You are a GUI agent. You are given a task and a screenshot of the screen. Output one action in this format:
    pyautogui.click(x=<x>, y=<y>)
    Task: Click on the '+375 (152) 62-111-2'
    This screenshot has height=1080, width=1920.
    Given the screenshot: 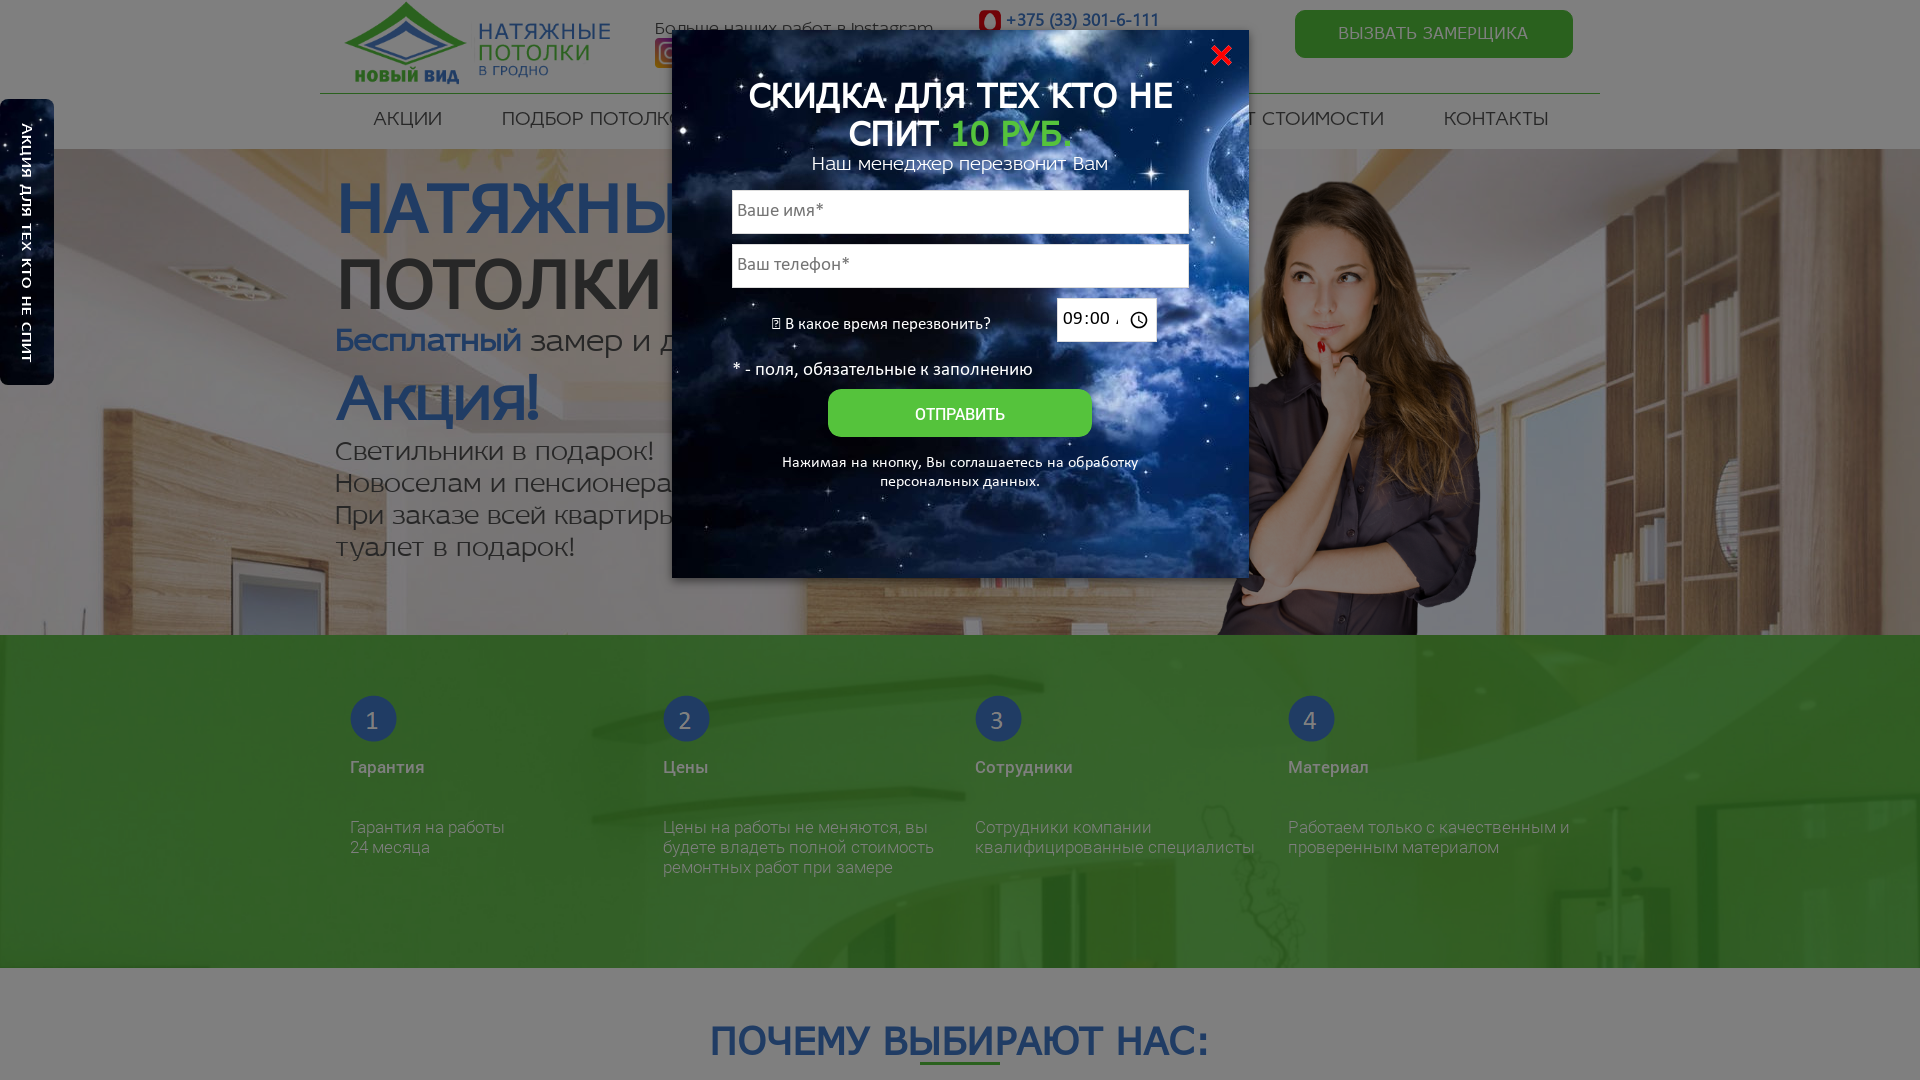 What is the action you would take?
    pyautogui.click(x=1080, y=68)
    